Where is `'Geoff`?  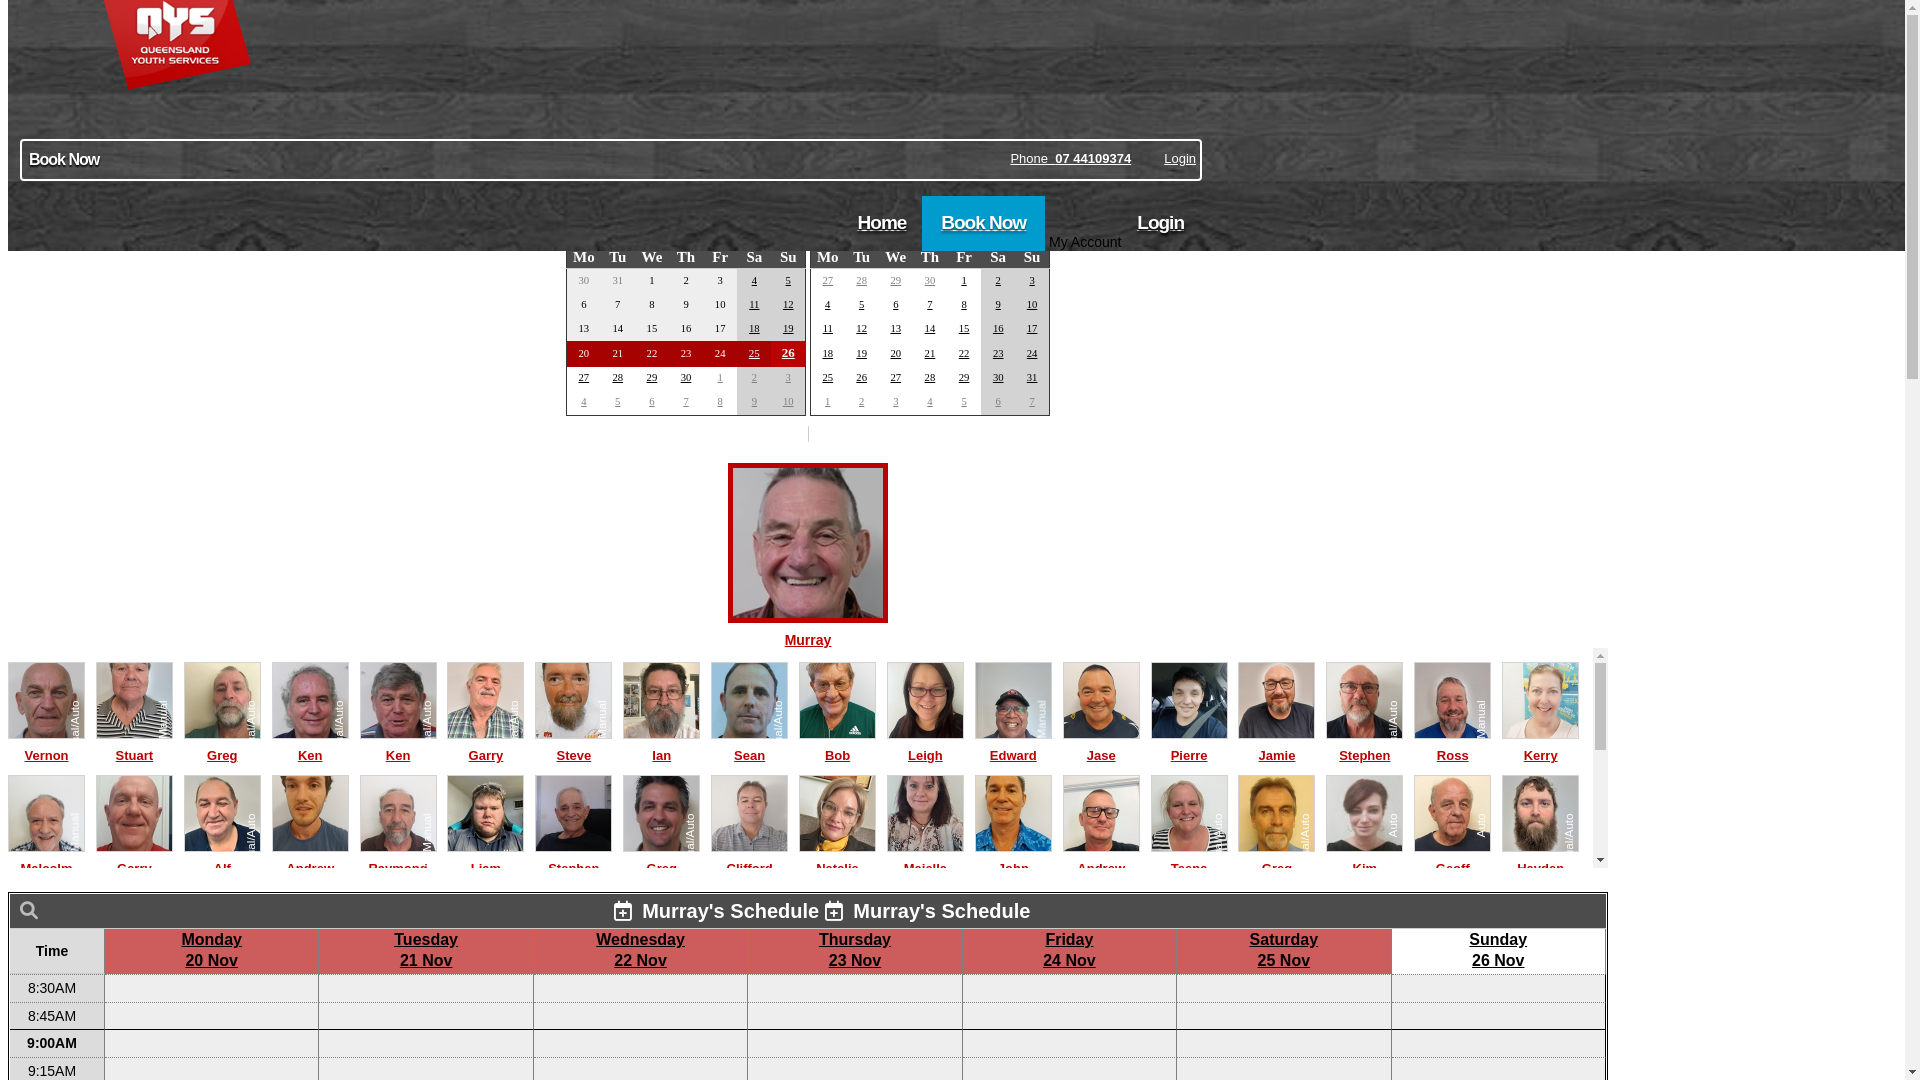
'Geoff is located at coordinates (1452, 857).